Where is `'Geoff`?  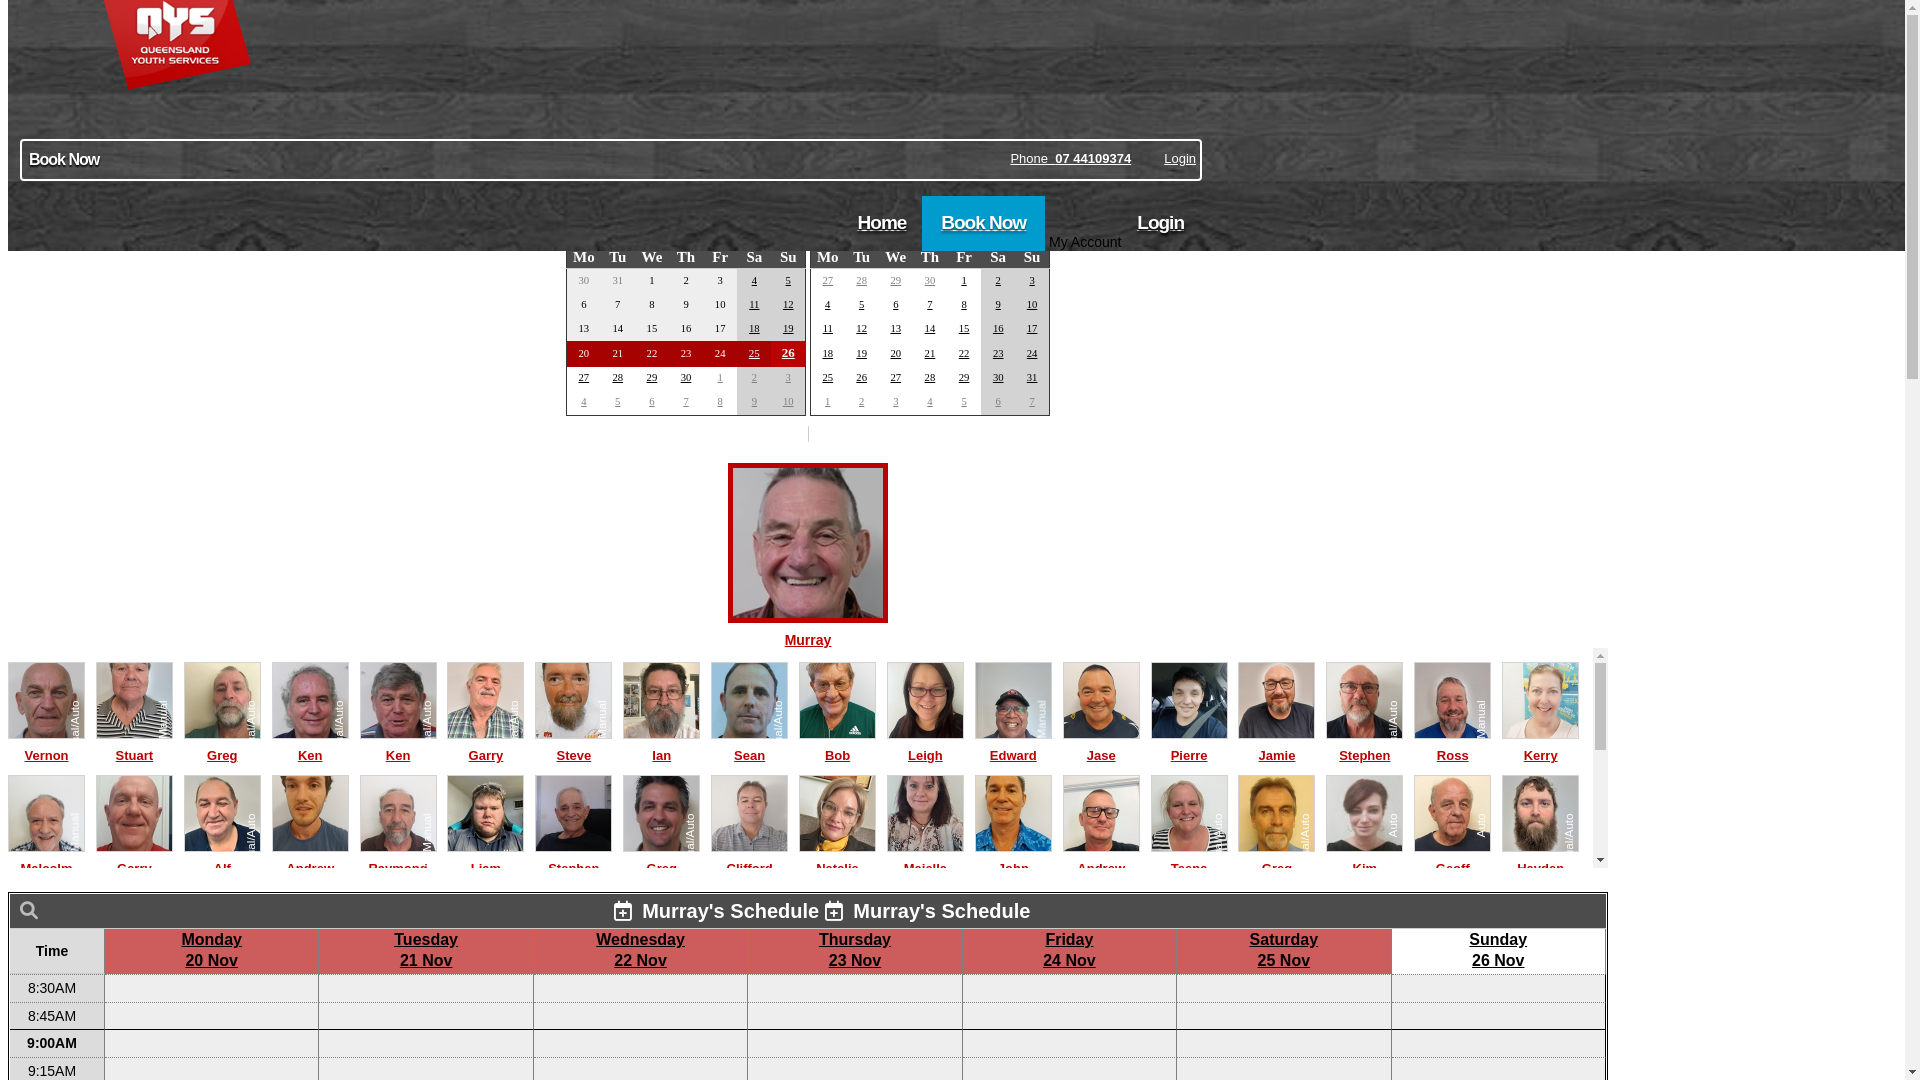
'Geoff is located at coordinates (1452, 857).